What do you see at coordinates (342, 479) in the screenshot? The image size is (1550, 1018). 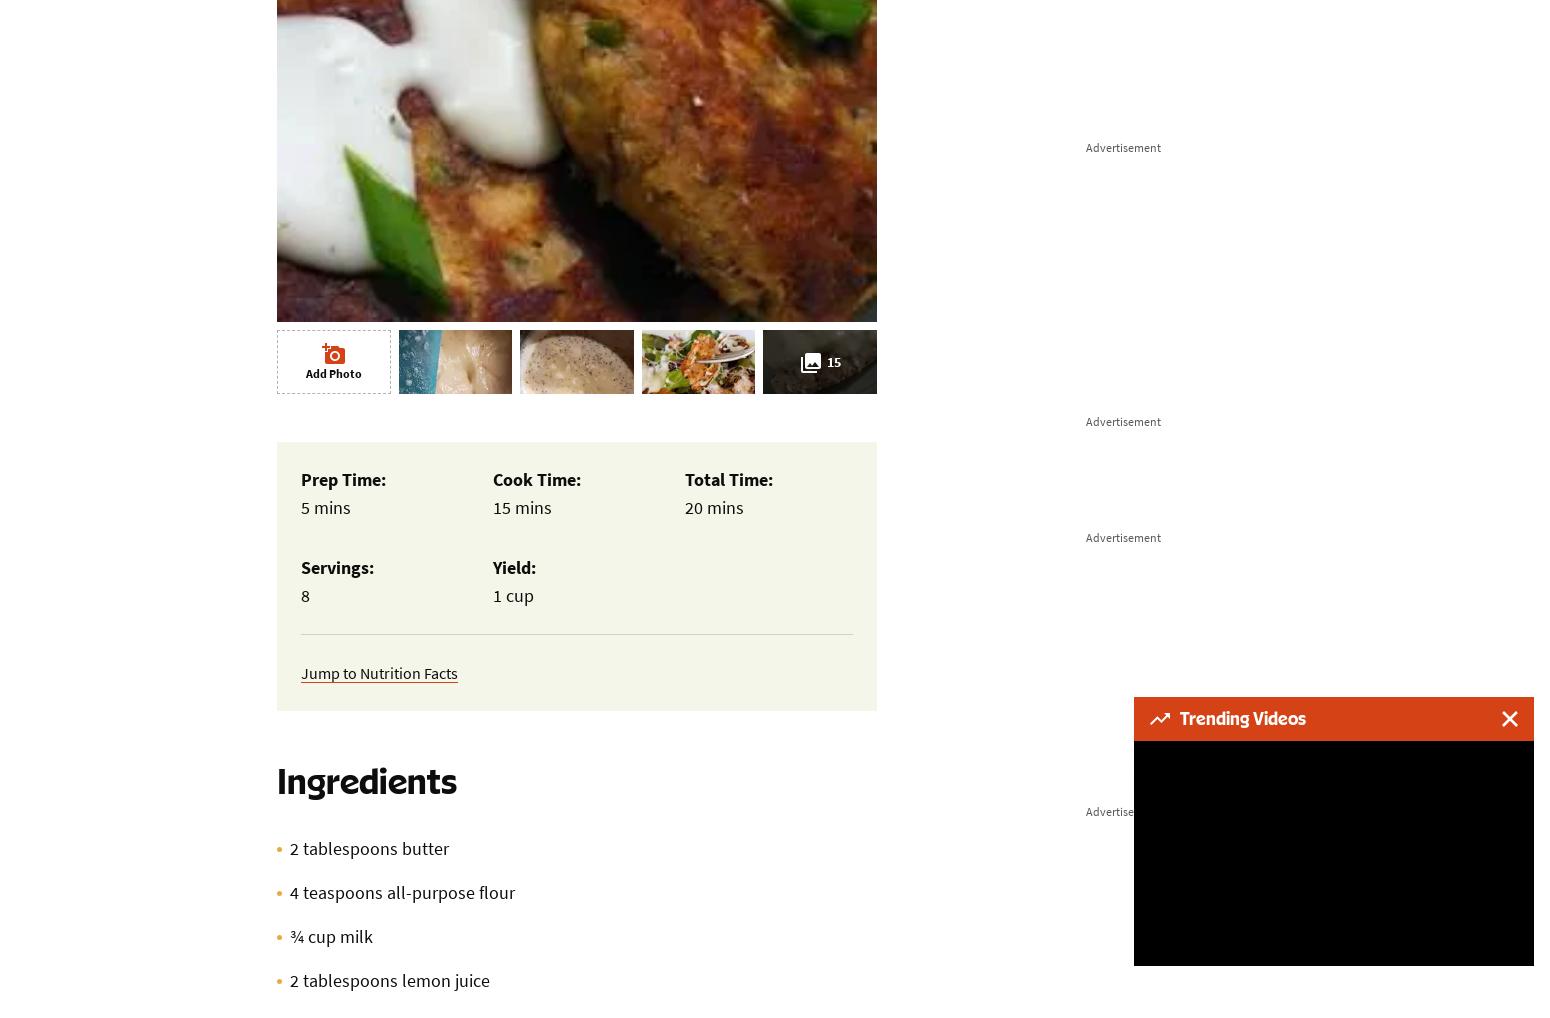 I see `'Prep Time:'` at bounding box center [342, 479].